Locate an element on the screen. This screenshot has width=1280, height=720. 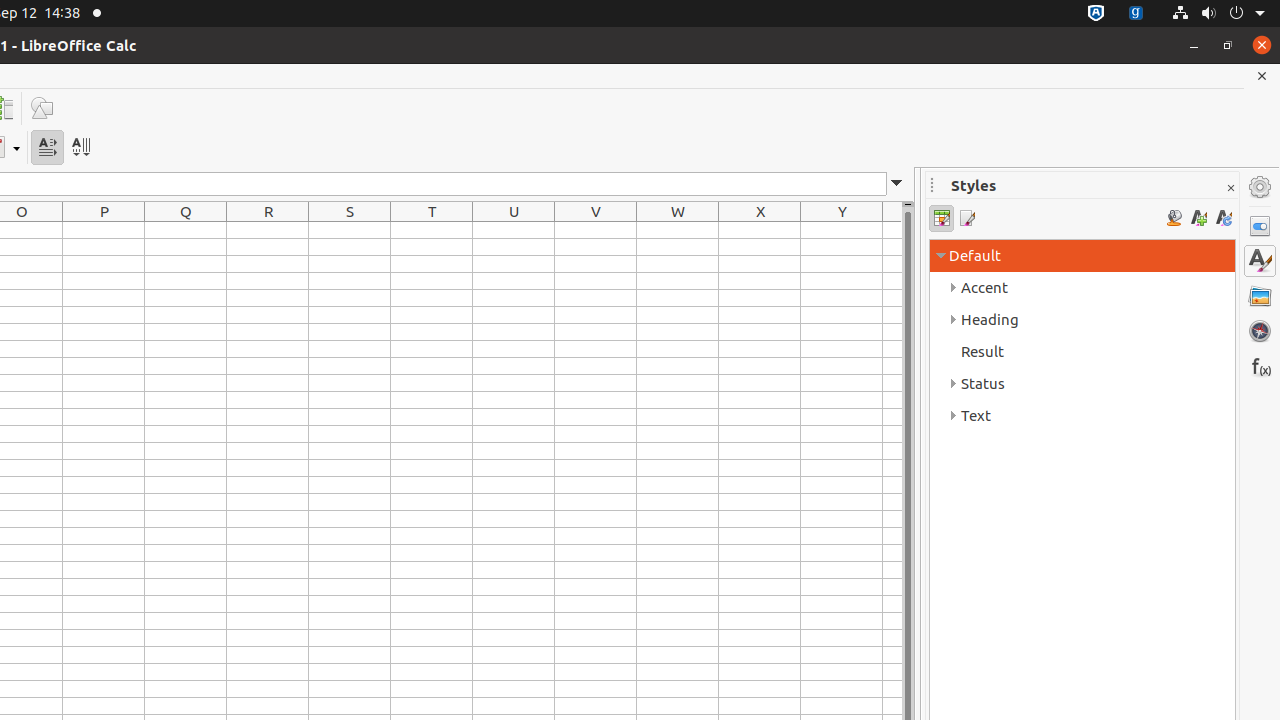
'Page Styles' is located at coordinates (966, 218).